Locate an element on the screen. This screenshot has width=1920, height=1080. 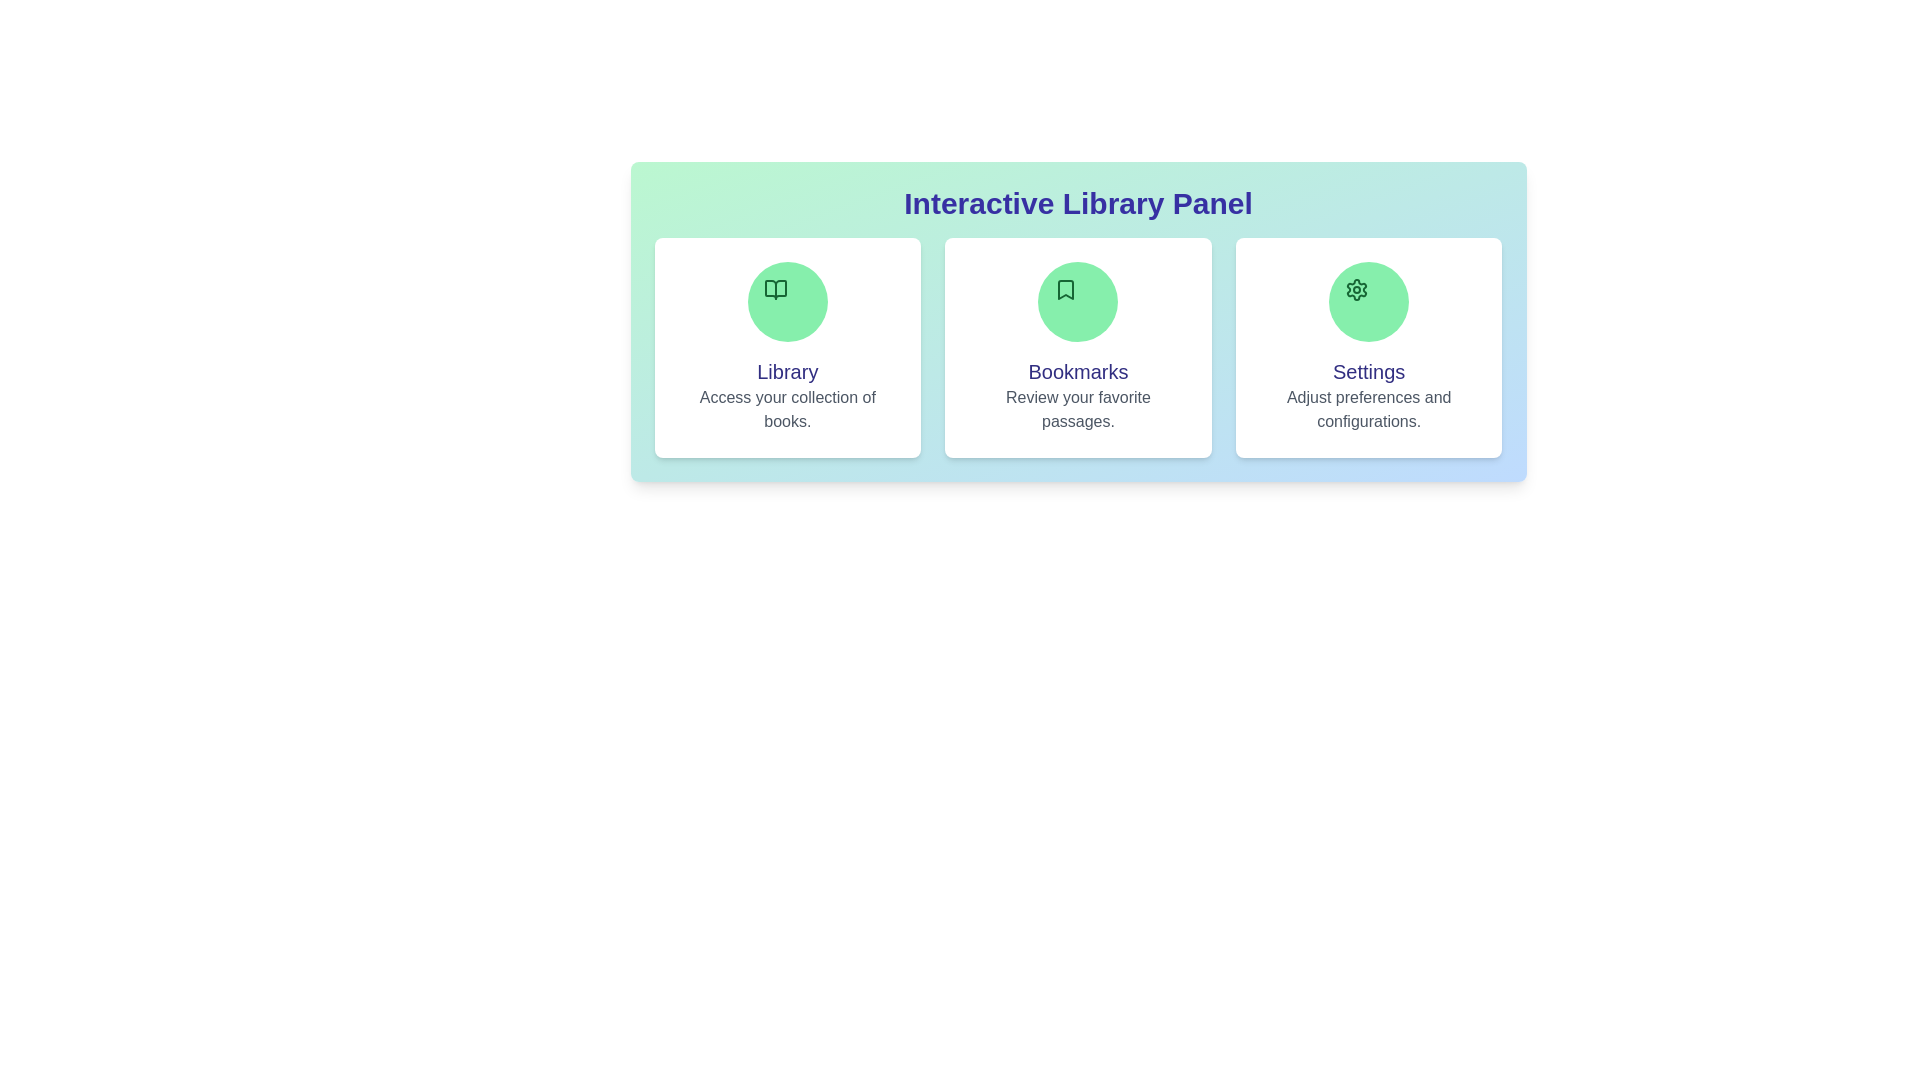
the card representing the Bookmarks section is located at coordinates (1077, 346).